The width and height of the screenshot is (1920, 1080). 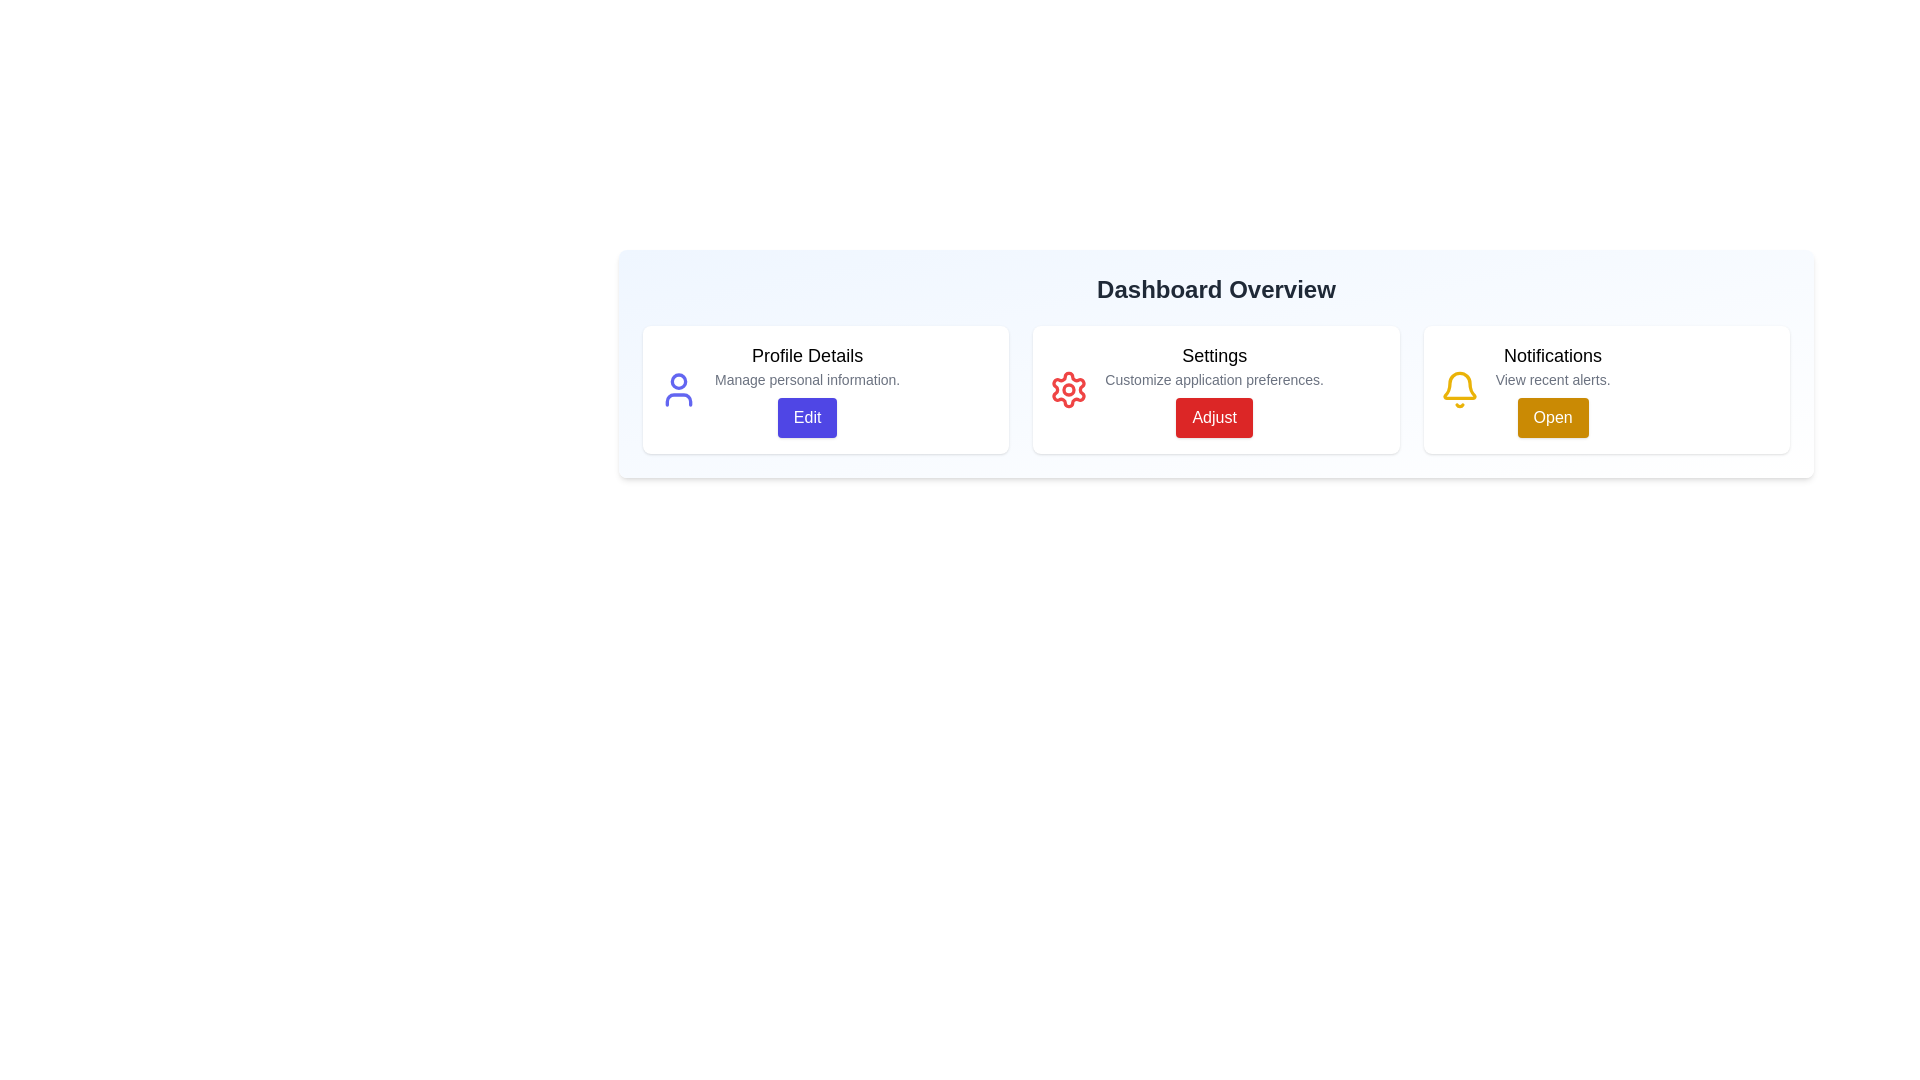 What do you see at coordinates (1552, 416) in the screenshot?
I see `the bright yellow 'Open' button with white text located in the 'Notifications' section of the card` at bounding box center [1552, 416].